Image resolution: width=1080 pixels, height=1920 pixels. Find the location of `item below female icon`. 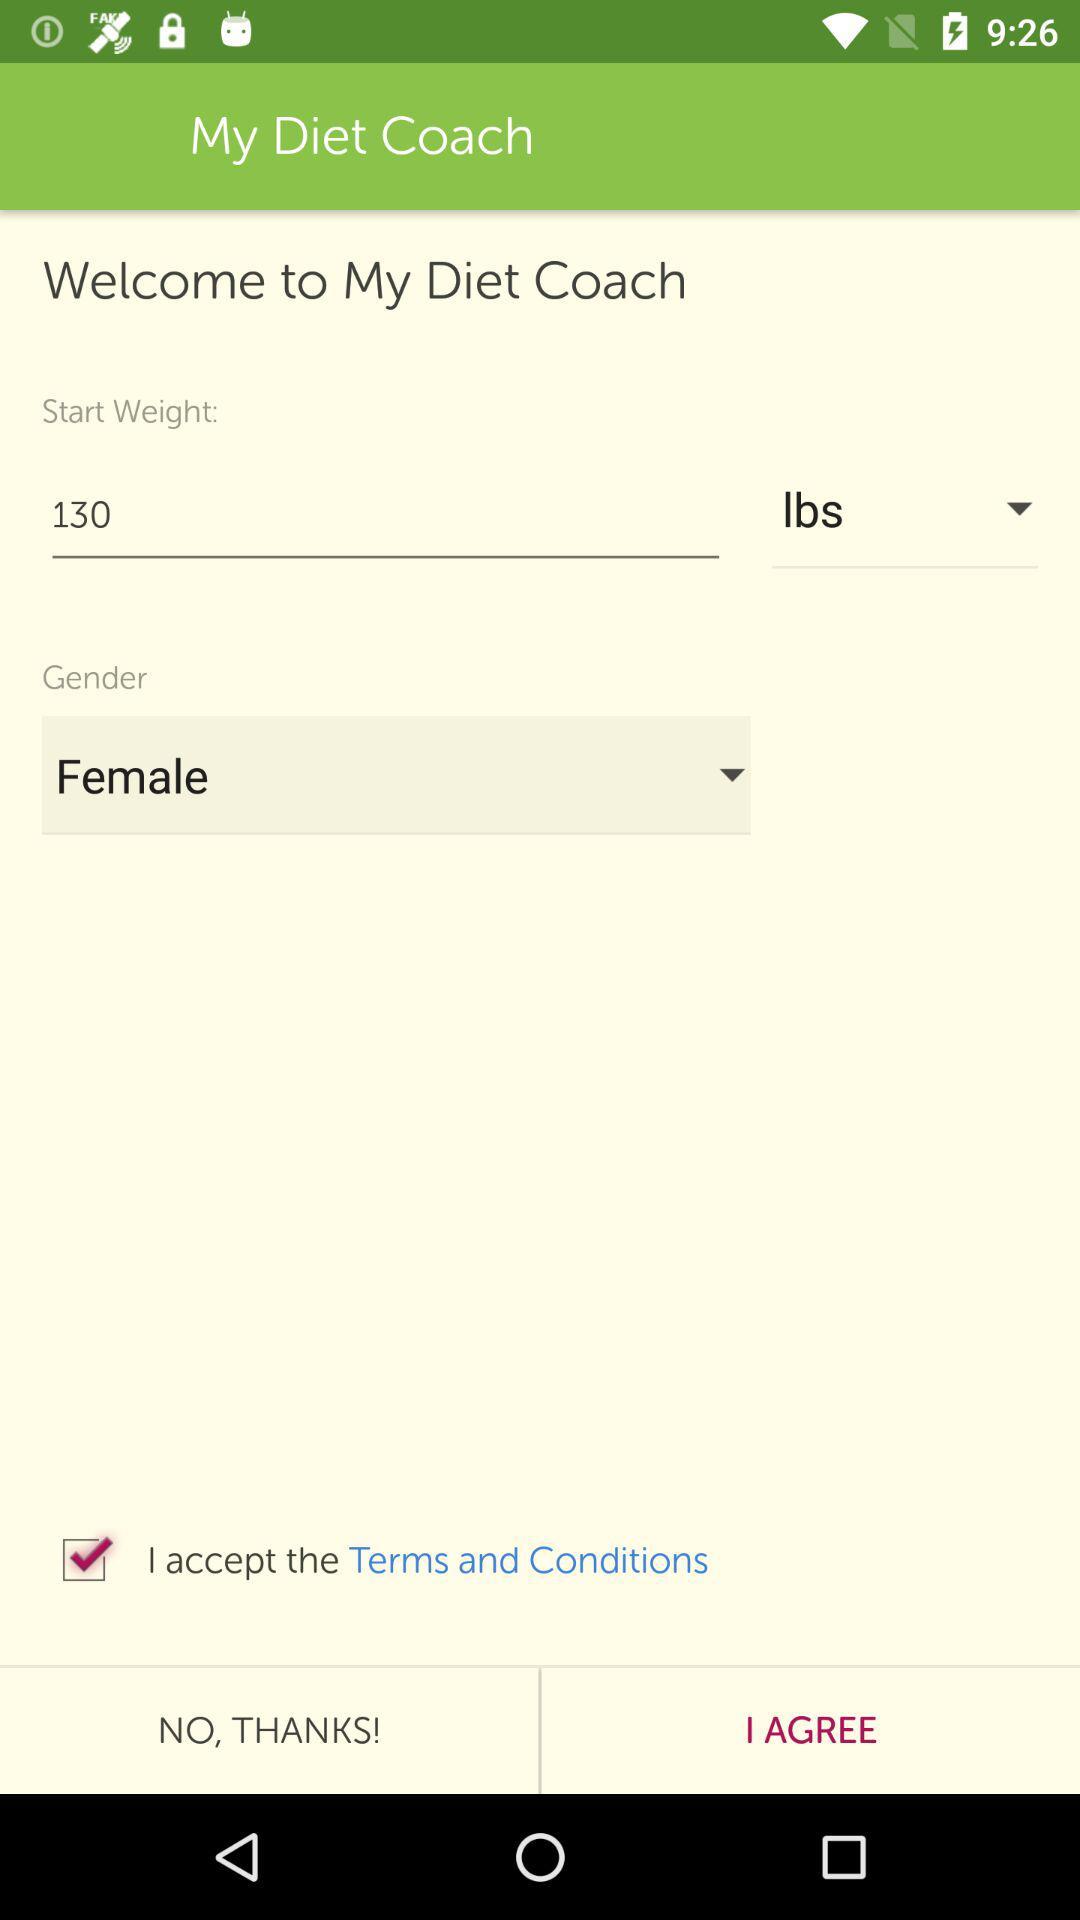

item below female icon is located at coordinates (549, 1559).